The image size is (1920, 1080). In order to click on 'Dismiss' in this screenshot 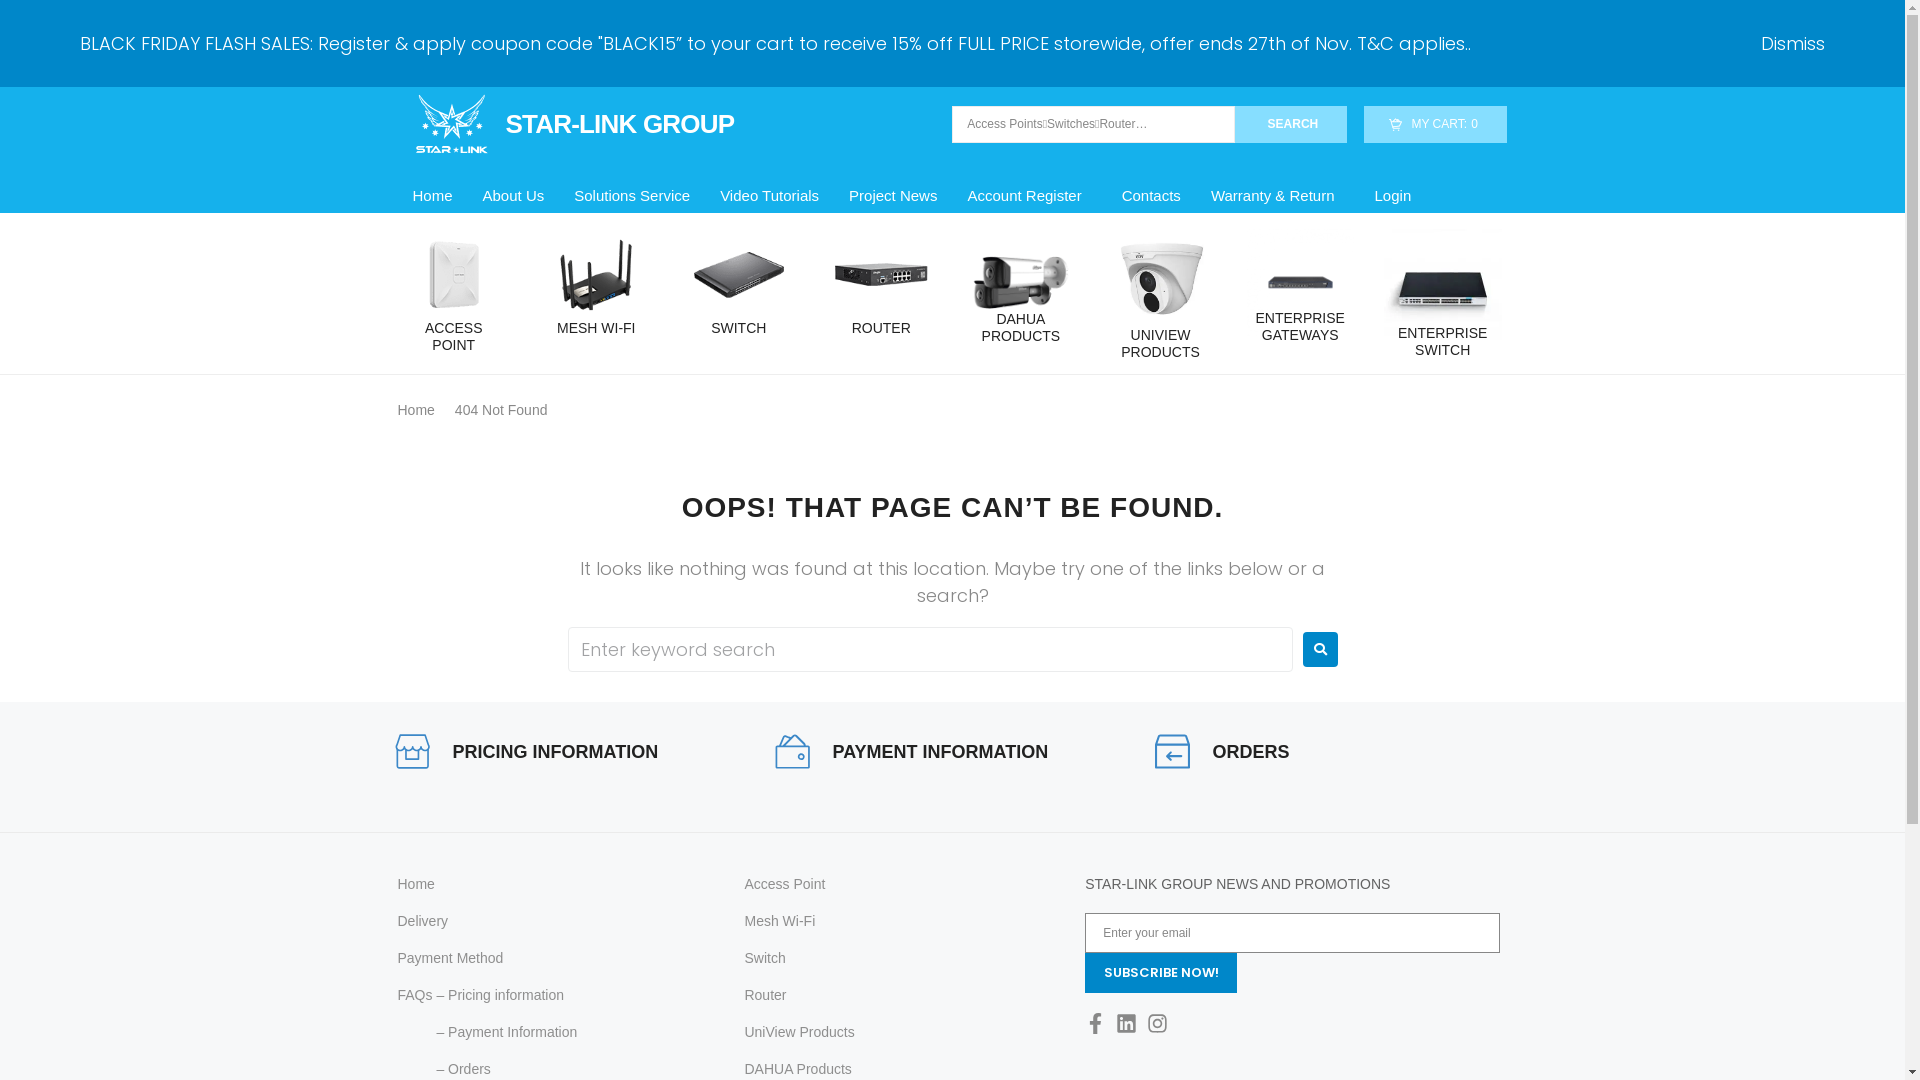, I will do `click(1793, 43)`.